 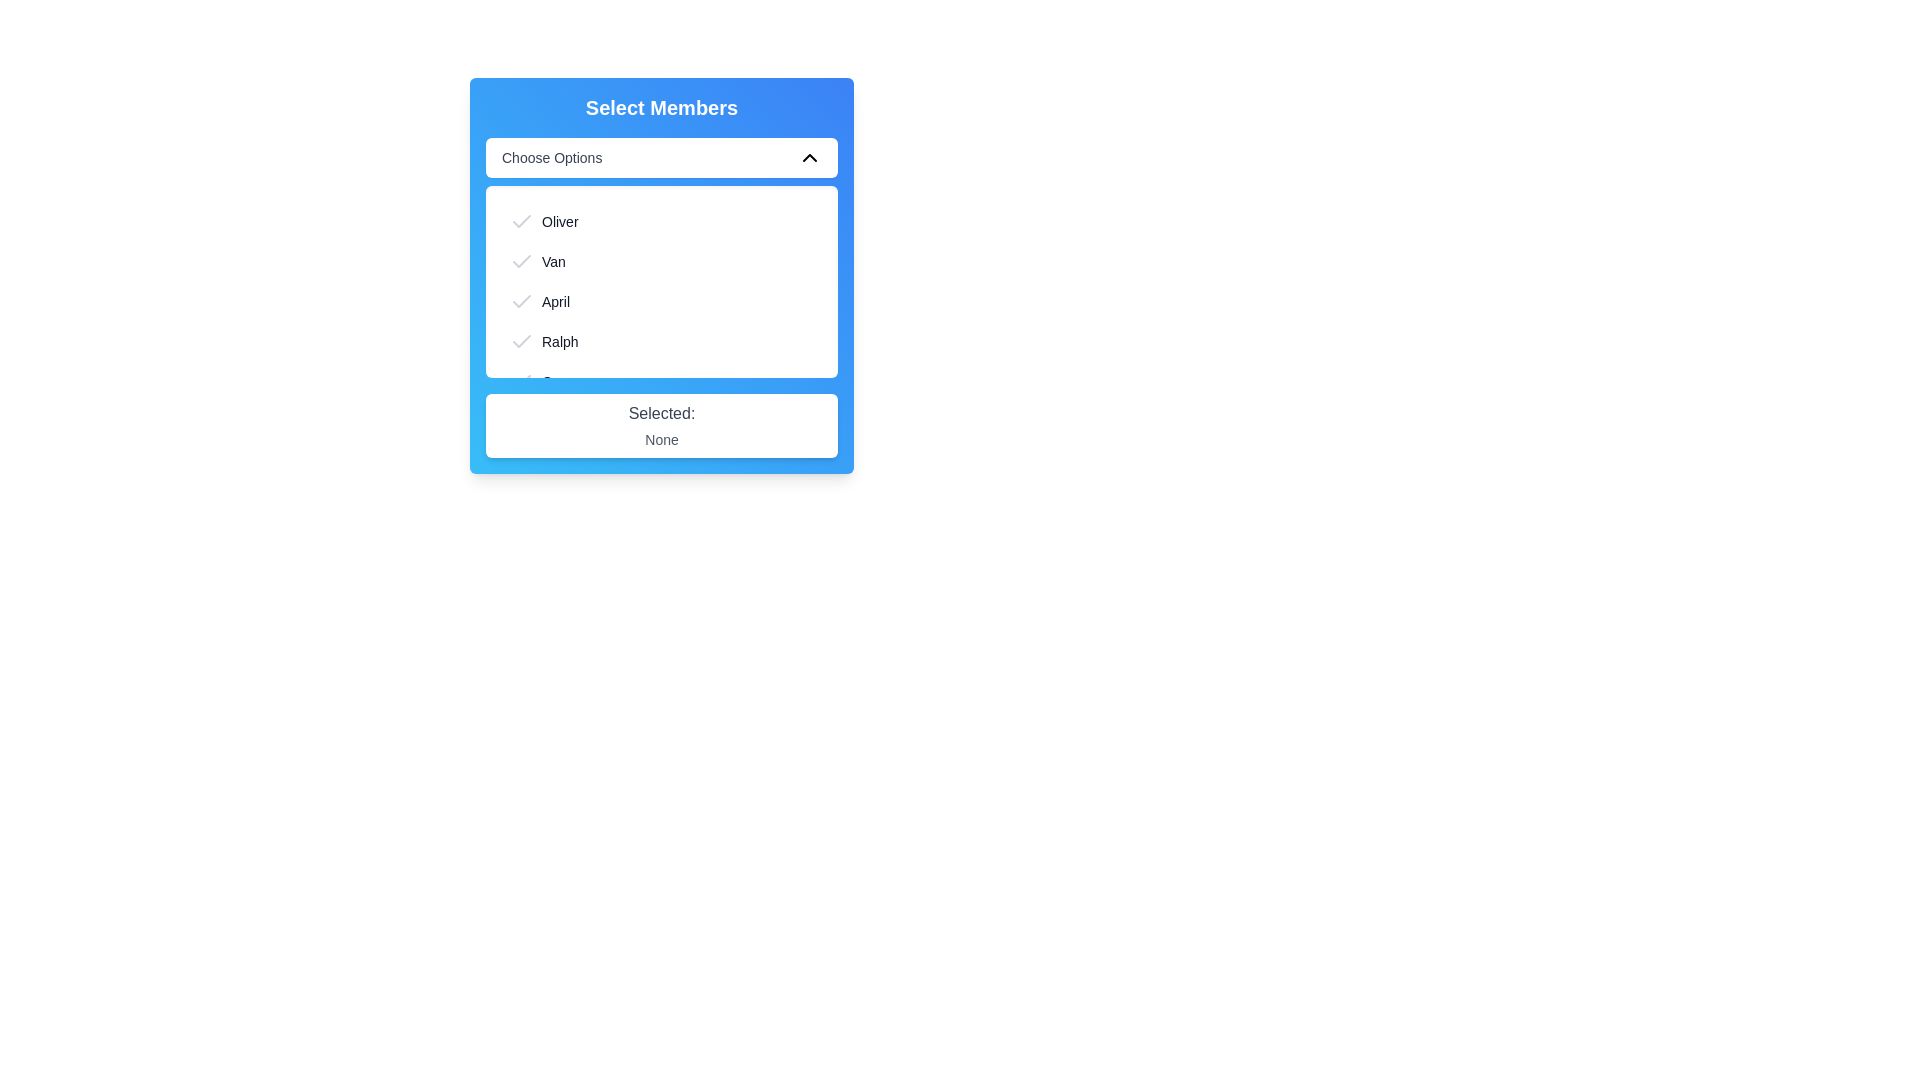 I want to click on the static text label 'Select Members', which is positioned at the top-center of the card-like structure, above the 'Choose Options' button, so click(x=662, y=108).